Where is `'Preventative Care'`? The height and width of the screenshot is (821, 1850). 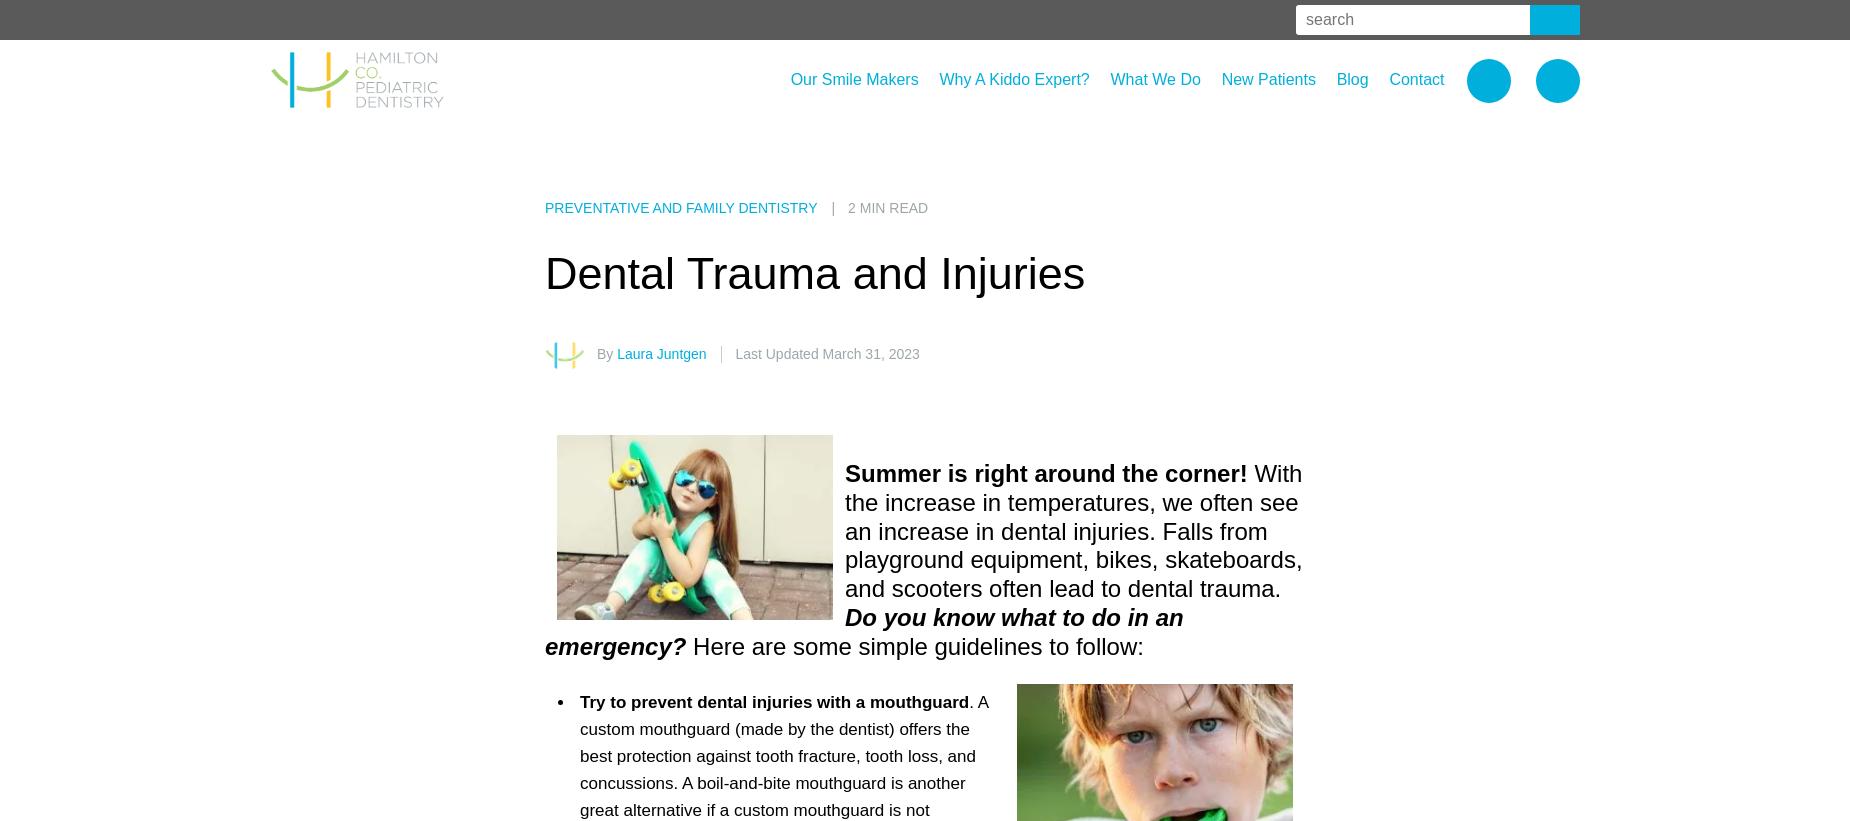 'Preventative Care' is located at coordinates (1167, 139).